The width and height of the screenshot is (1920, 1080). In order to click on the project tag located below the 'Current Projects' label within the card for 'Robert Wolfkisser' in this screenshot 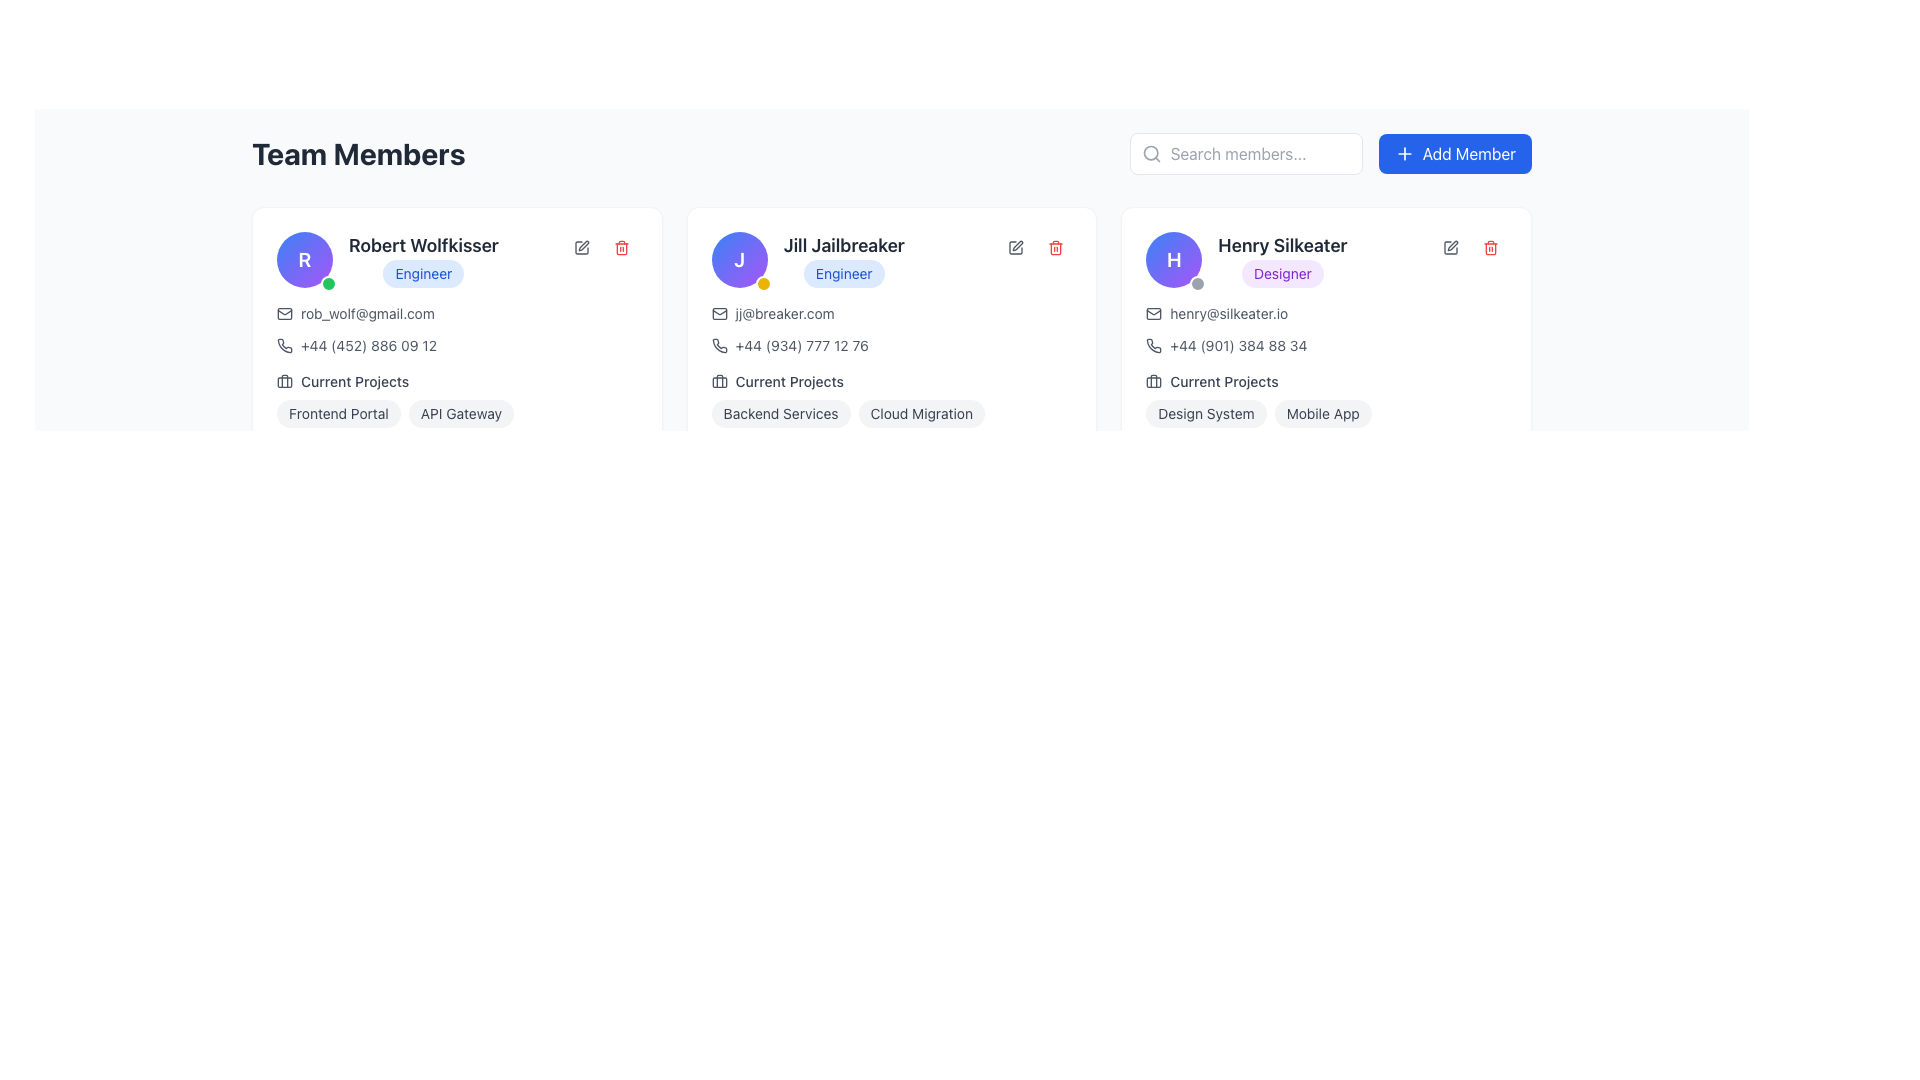, I will do `click(456, 412)`.